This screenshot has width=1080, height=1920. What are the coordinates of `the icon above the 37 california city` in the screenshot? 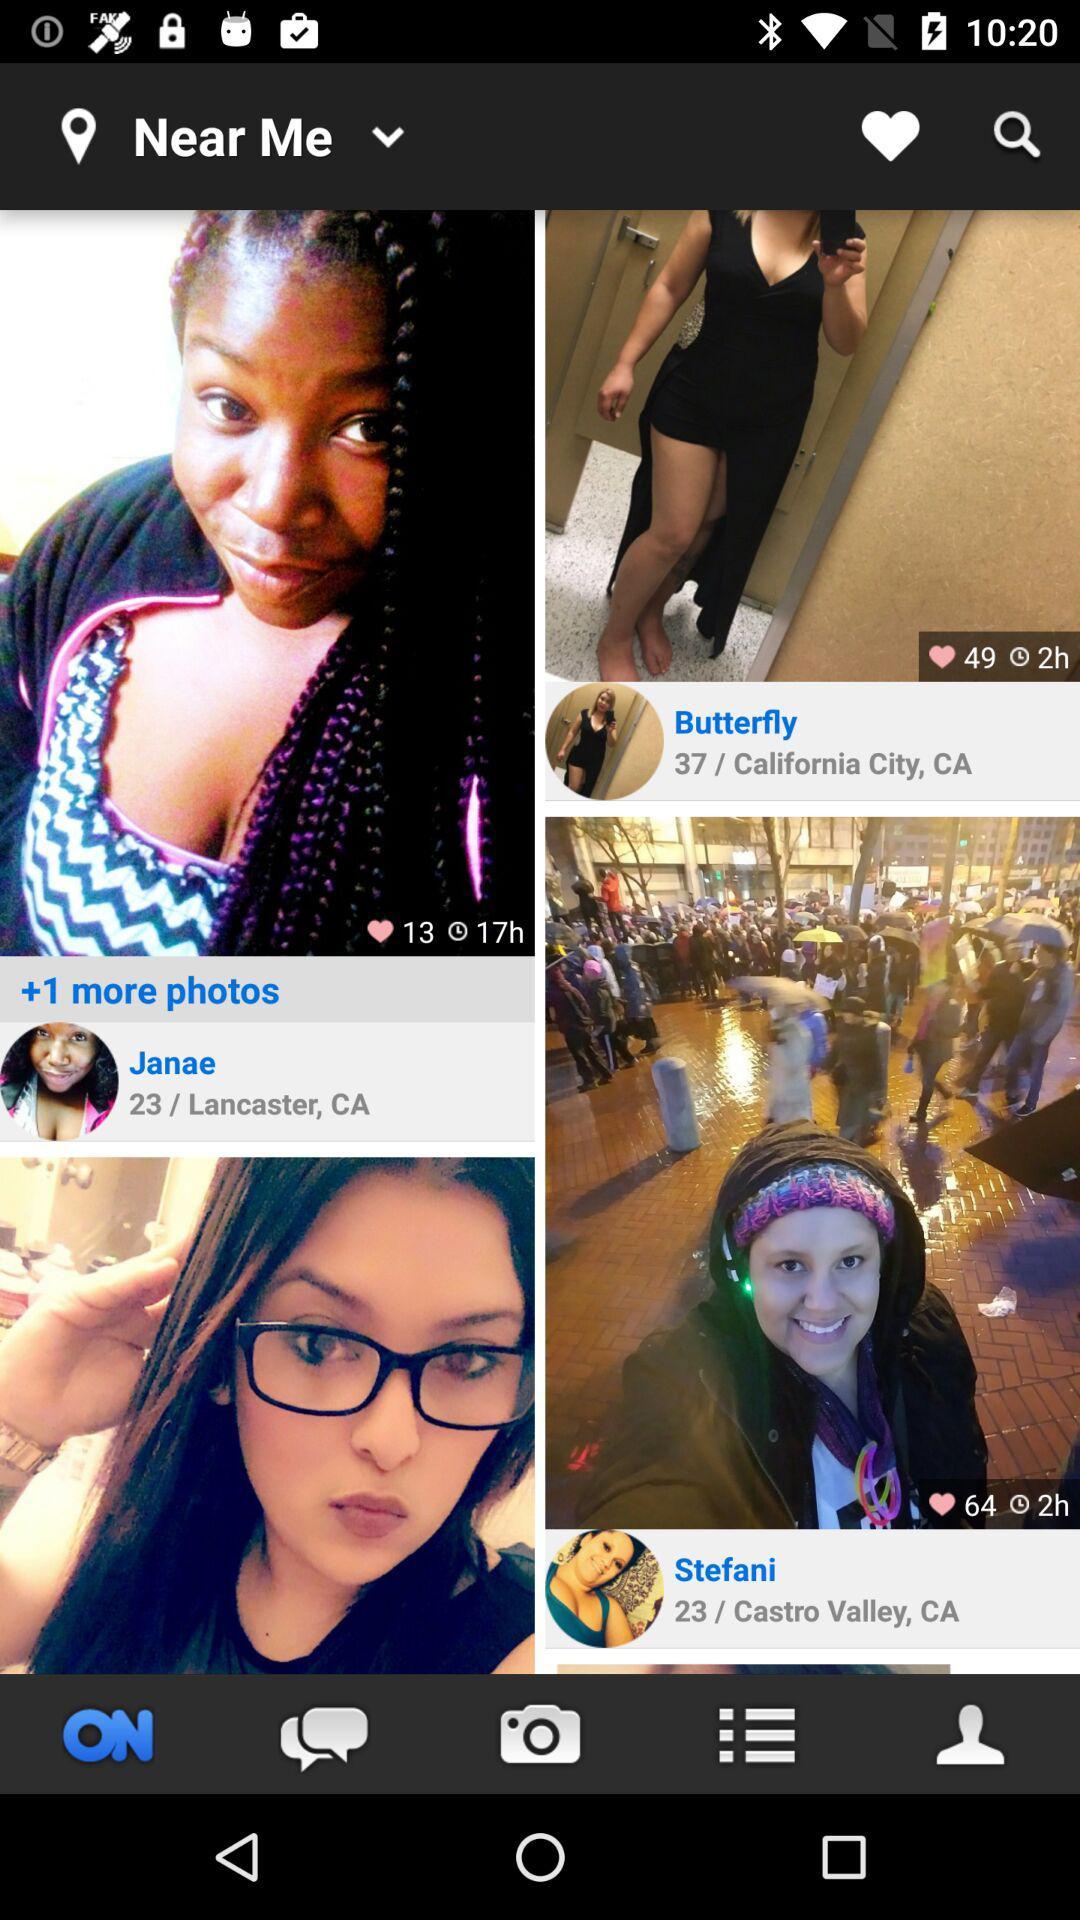 It's located at (739, 720).